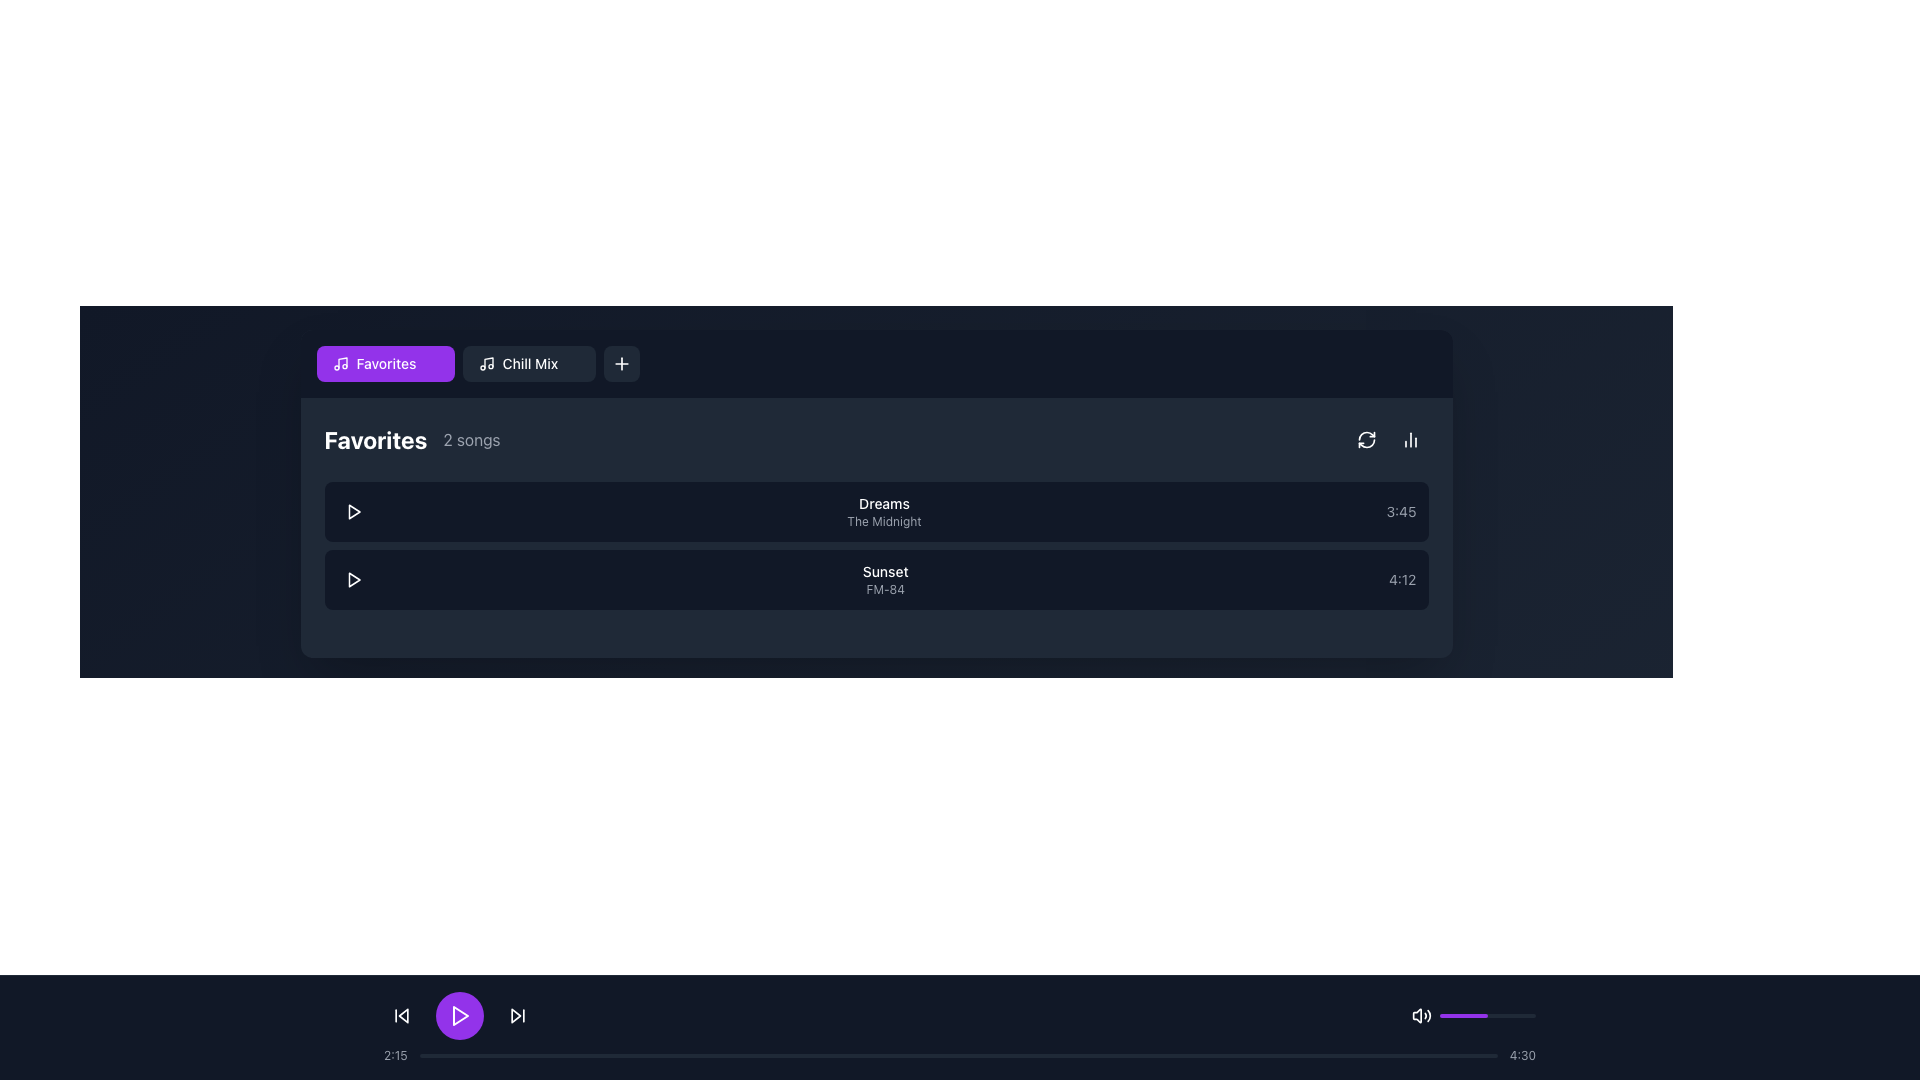 This screenshot has width=1920, height=1080. Describe the element at coordinates (1464, 1015) in the screenshot. I see `the purple progress bar segment with rounded edges located at the bottom left half of the interface` at that location.